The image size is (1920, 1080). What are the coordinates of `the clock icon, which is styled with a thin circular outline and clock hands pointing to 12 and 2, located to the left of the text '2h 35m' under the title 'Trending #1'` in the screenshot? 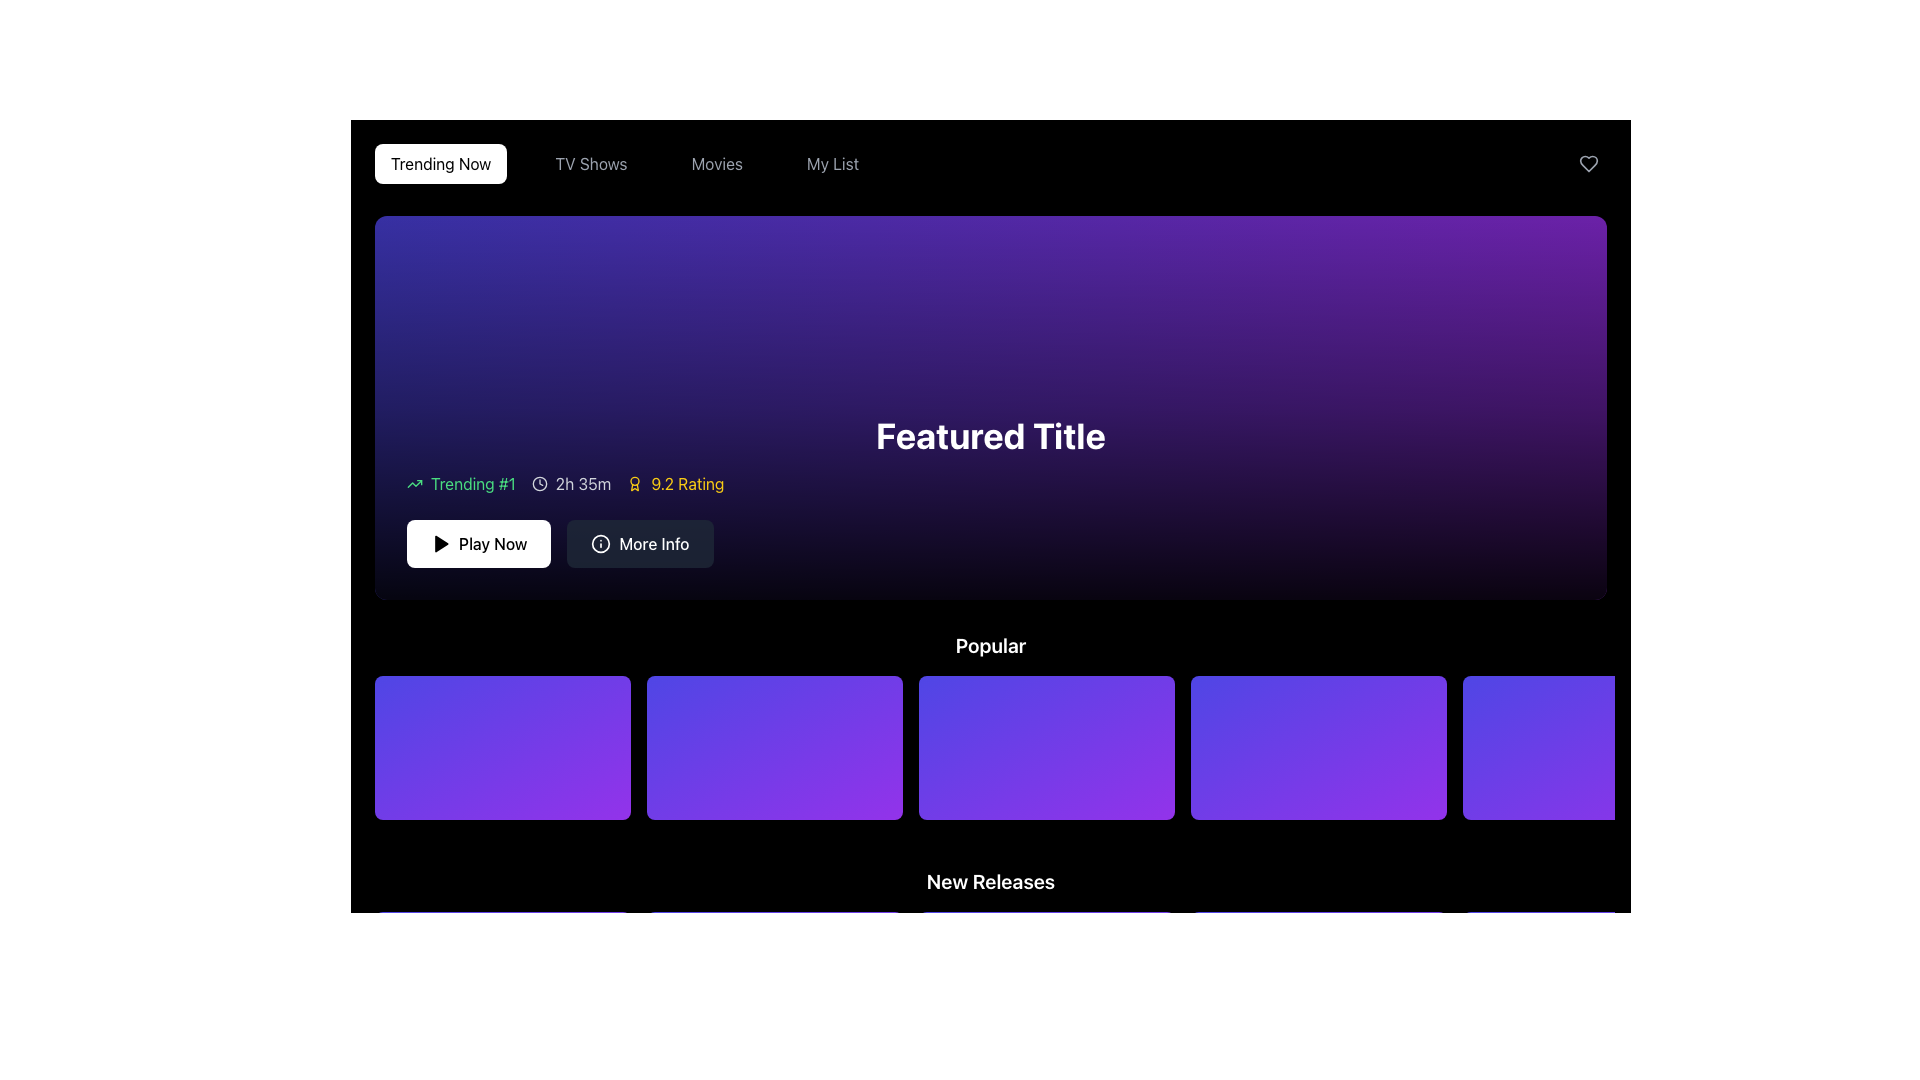 It's located at (539, 483).